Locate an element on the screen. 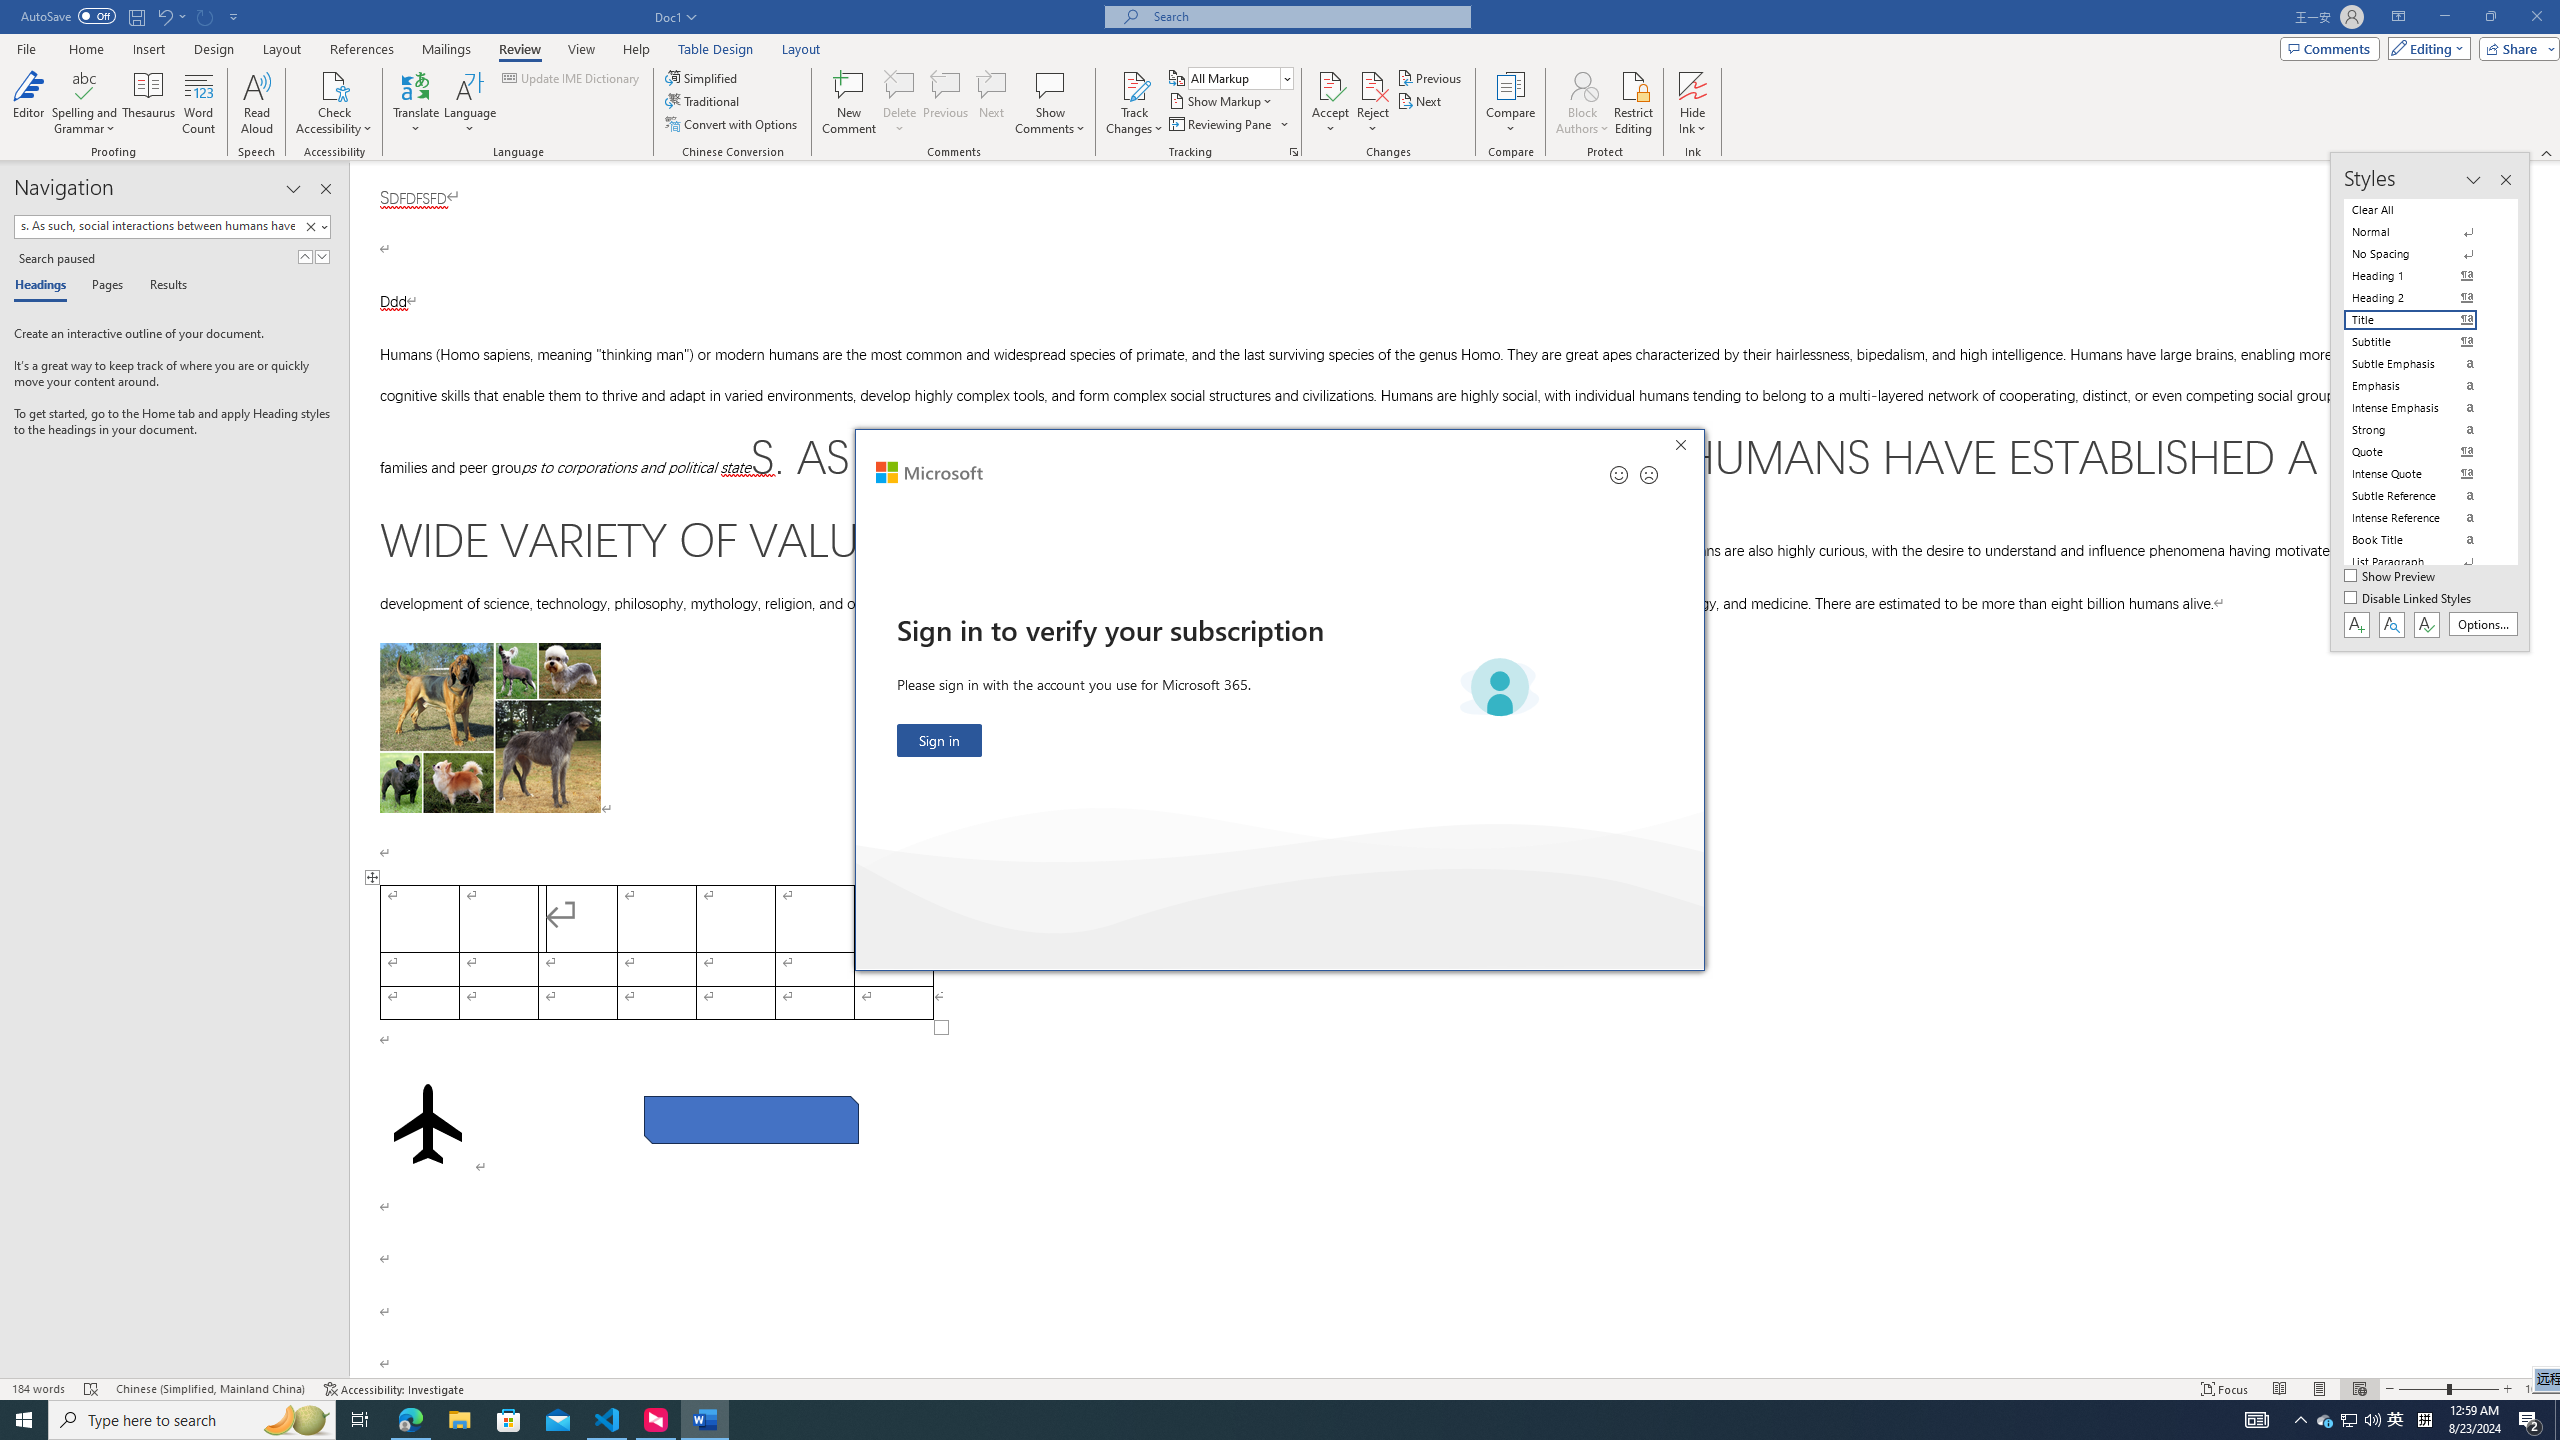 The height and width of the screenshot is (1440, 2560). 'Strong' is located at coordinates (2422, 428).